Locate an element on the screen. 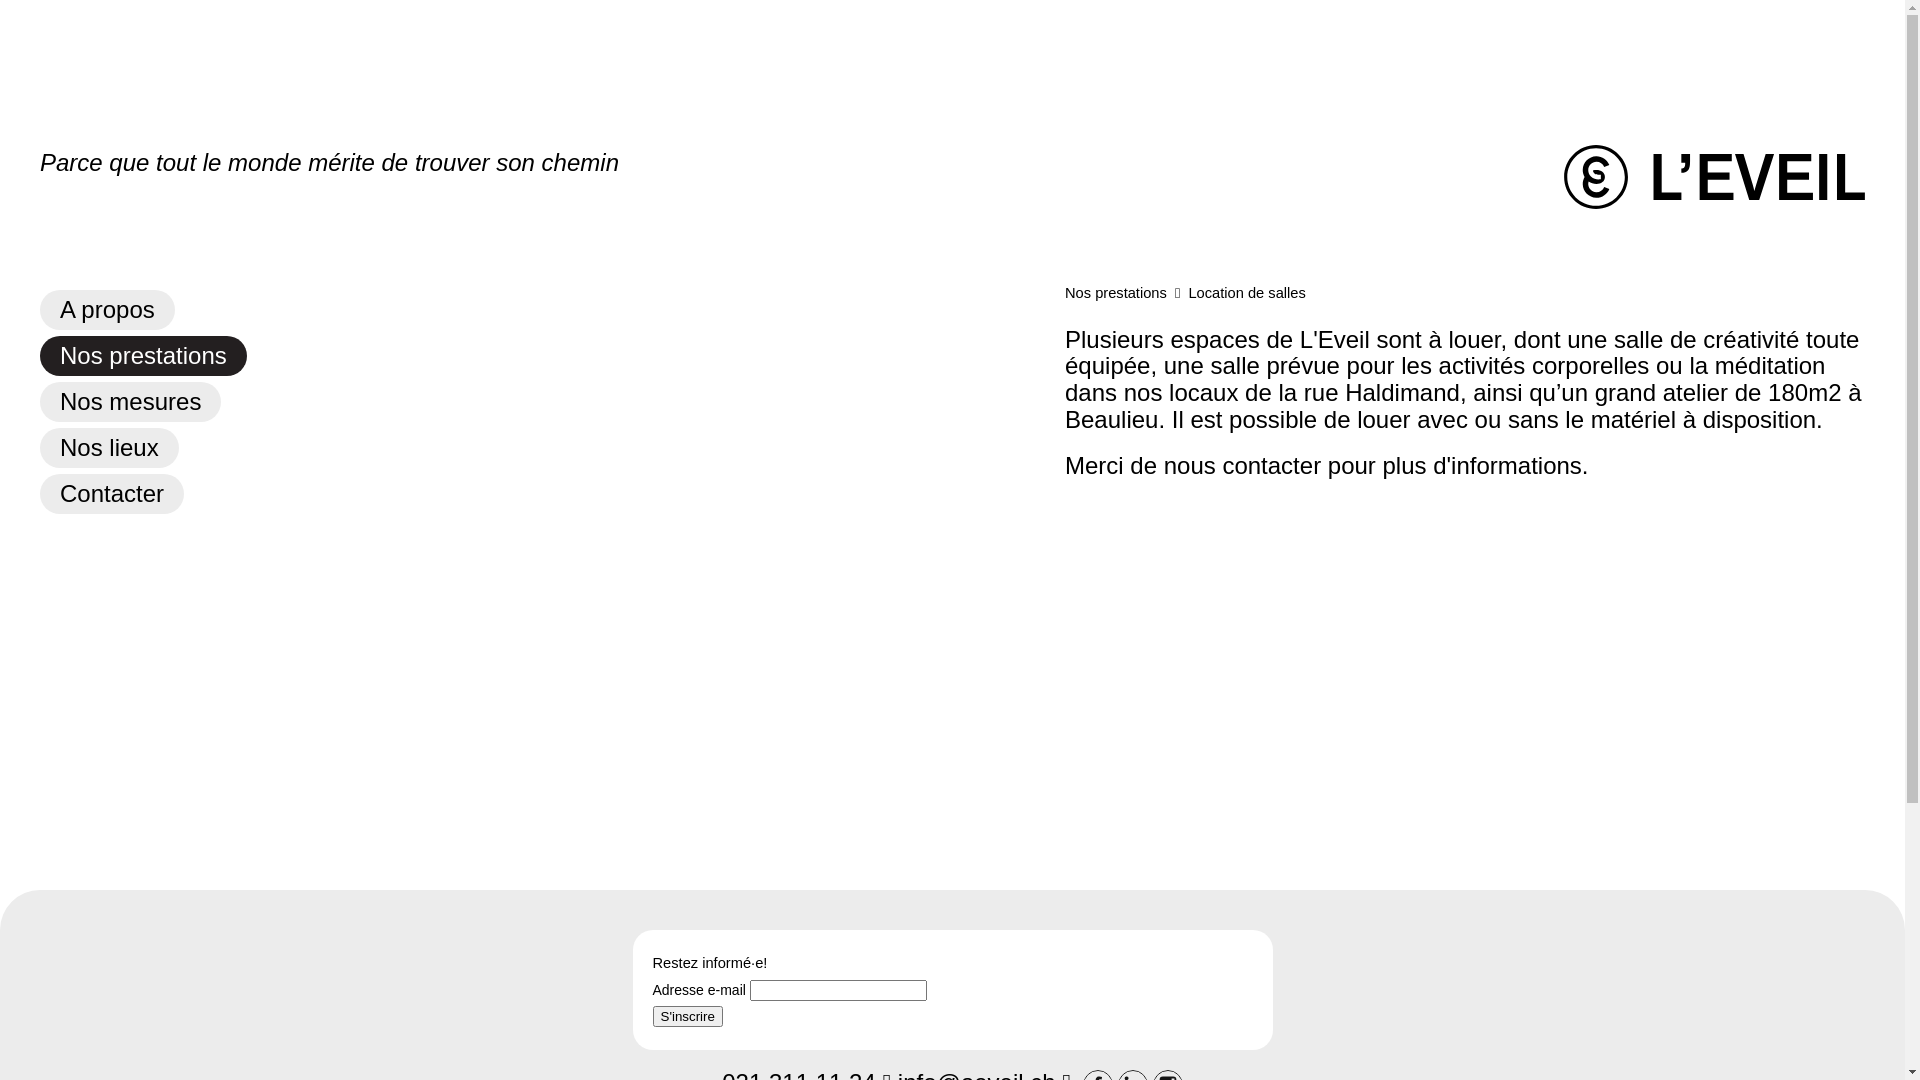 This screenshot has width=1920, height=1080. 'S'inscrire' is located at coordinates (686, 1016).